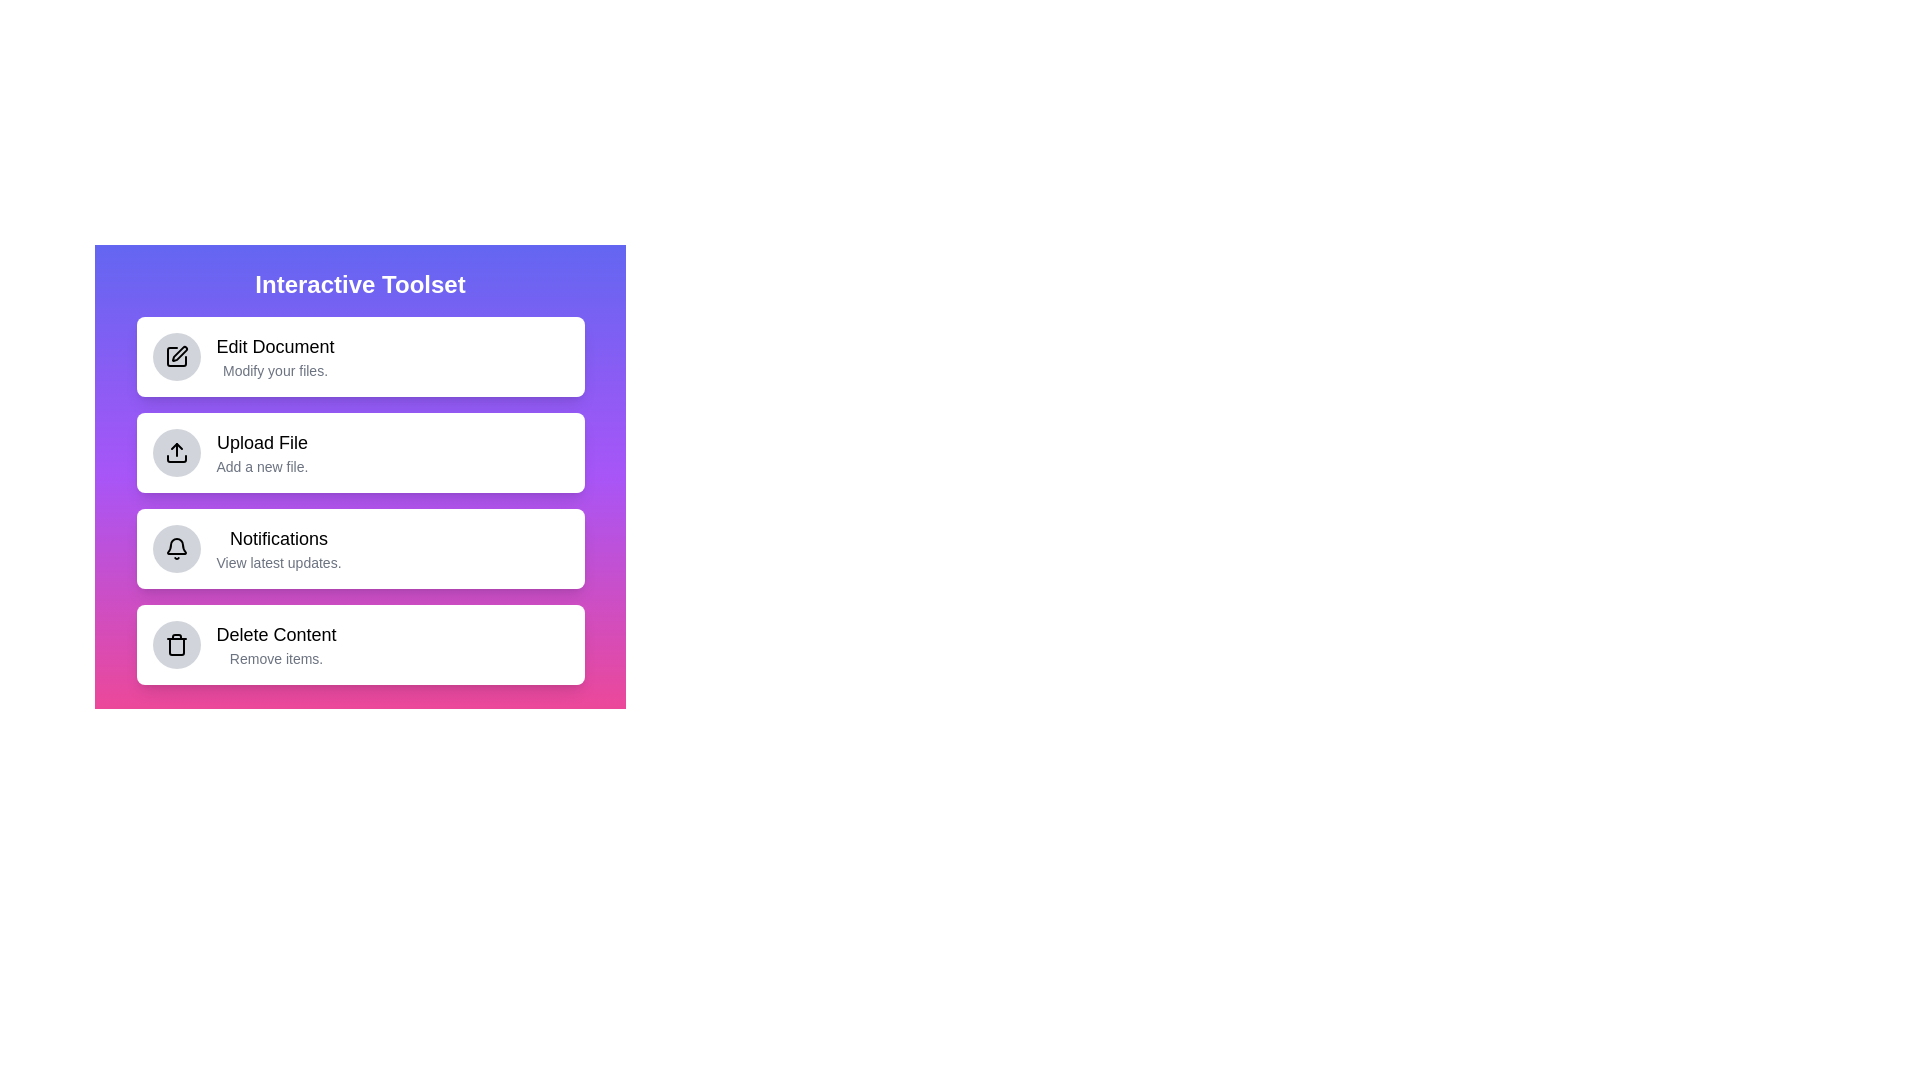  I want to click on the menu item labeled 'Delete Content' to trigger its animation effect, so click(360, 644).